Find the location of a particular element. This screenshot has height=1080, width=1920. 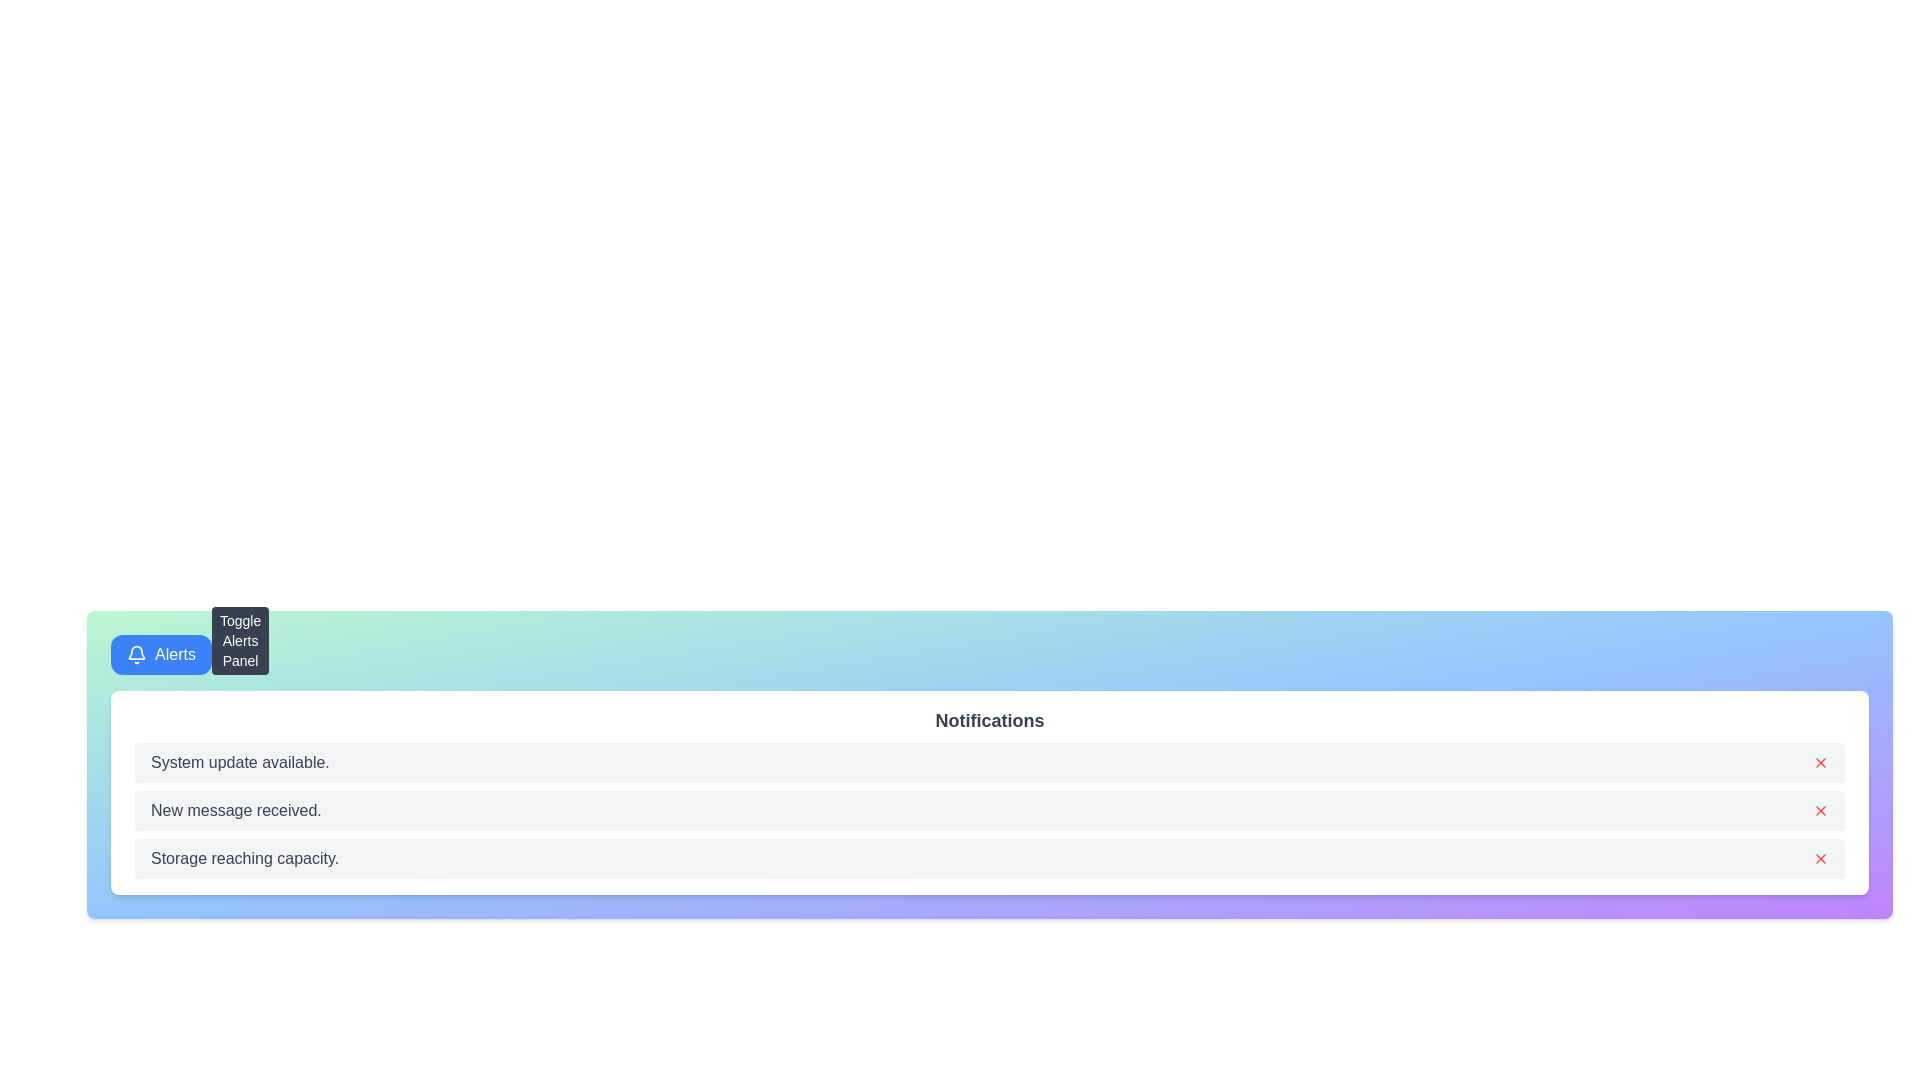

notification message indicating that storage is nearing its capacity, which is the third notification row below the 'Notifications' title bar is located at coordinates (989, 858).